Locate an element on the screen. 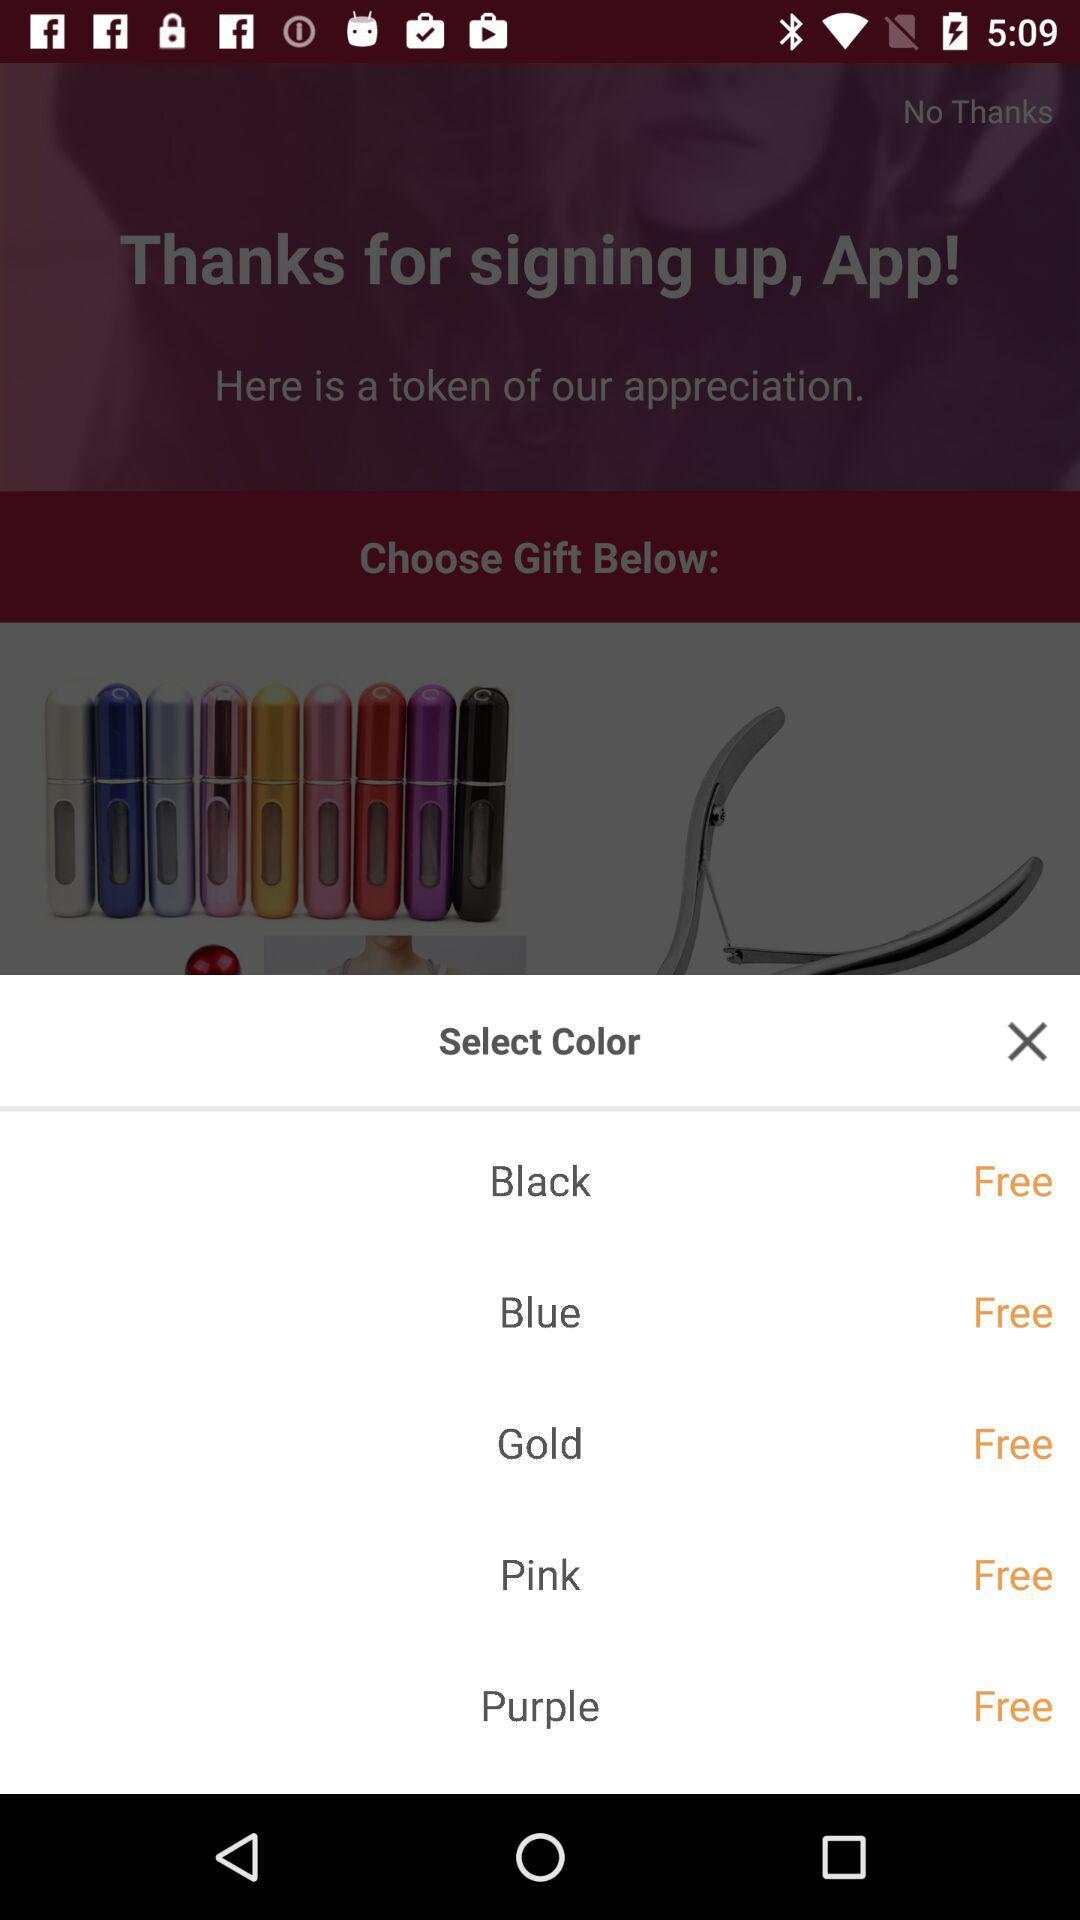 The width and height of the screenshot is (1080, 1920). the close icon is located at coordinates (1027, 1040).